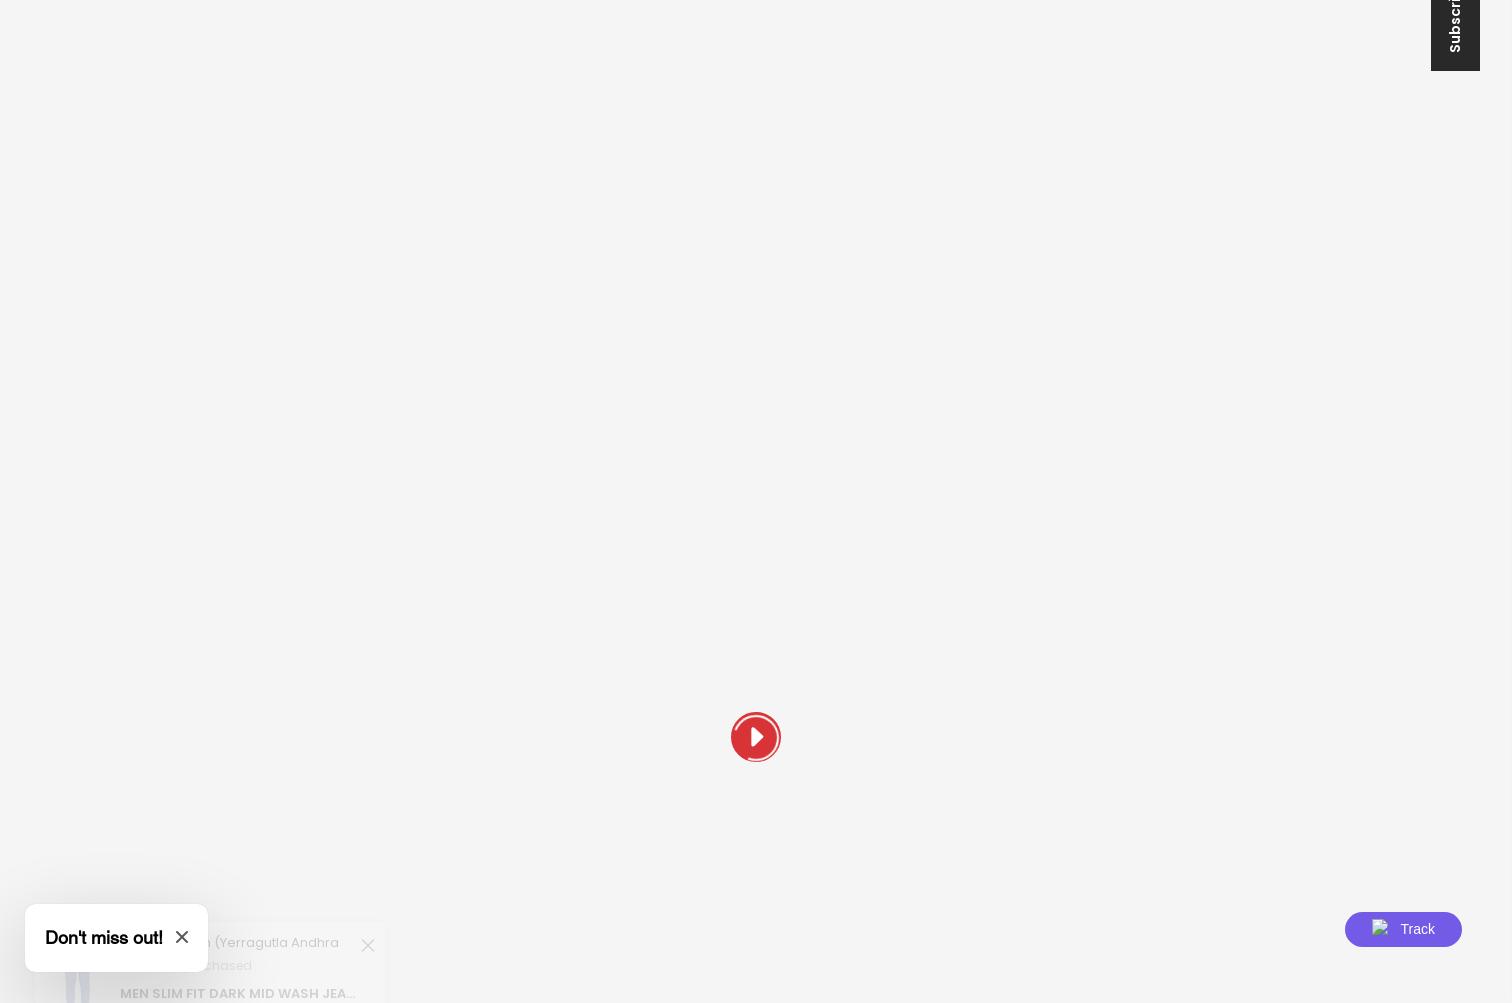  Describe the element at coordinates (370, 460) in the screenshot. I see `'Coimbatore-641018.'` at that location.